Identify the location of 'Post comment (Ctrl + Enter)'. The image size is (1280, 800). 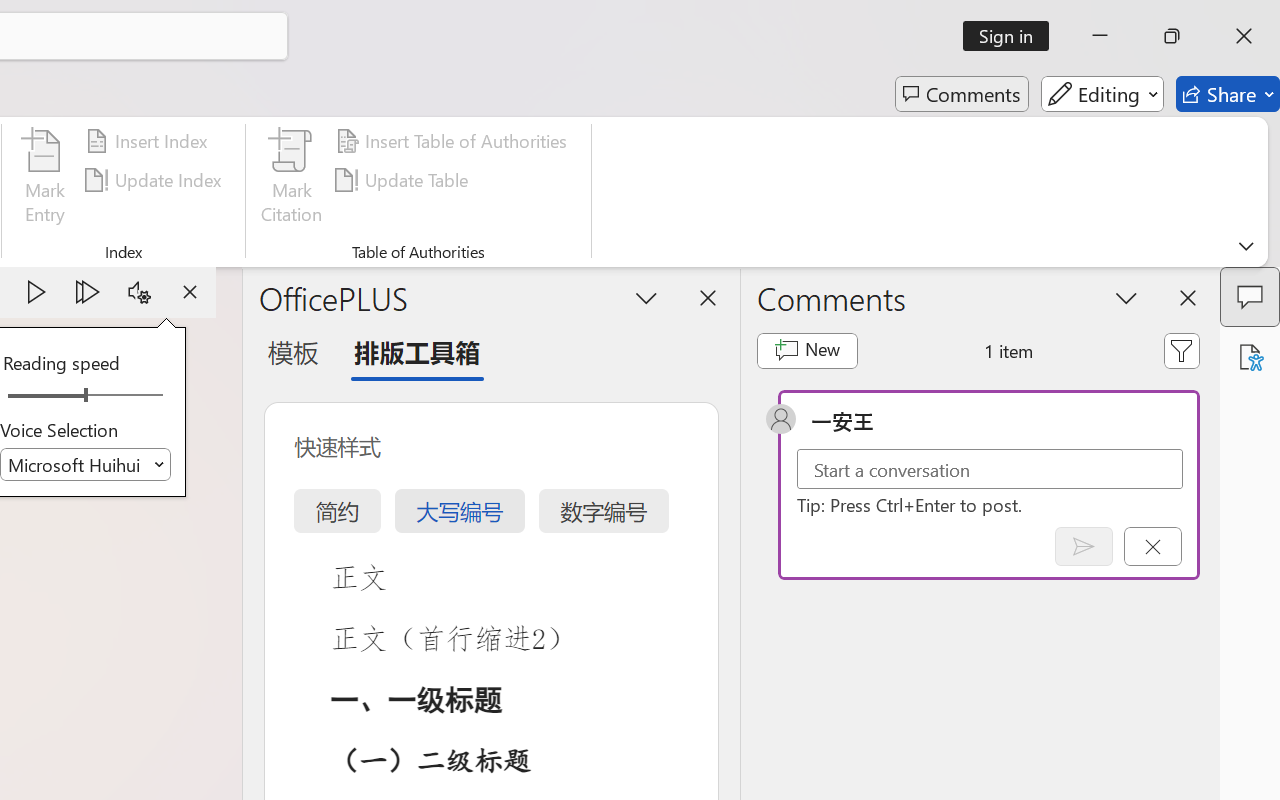
(1083, 546).